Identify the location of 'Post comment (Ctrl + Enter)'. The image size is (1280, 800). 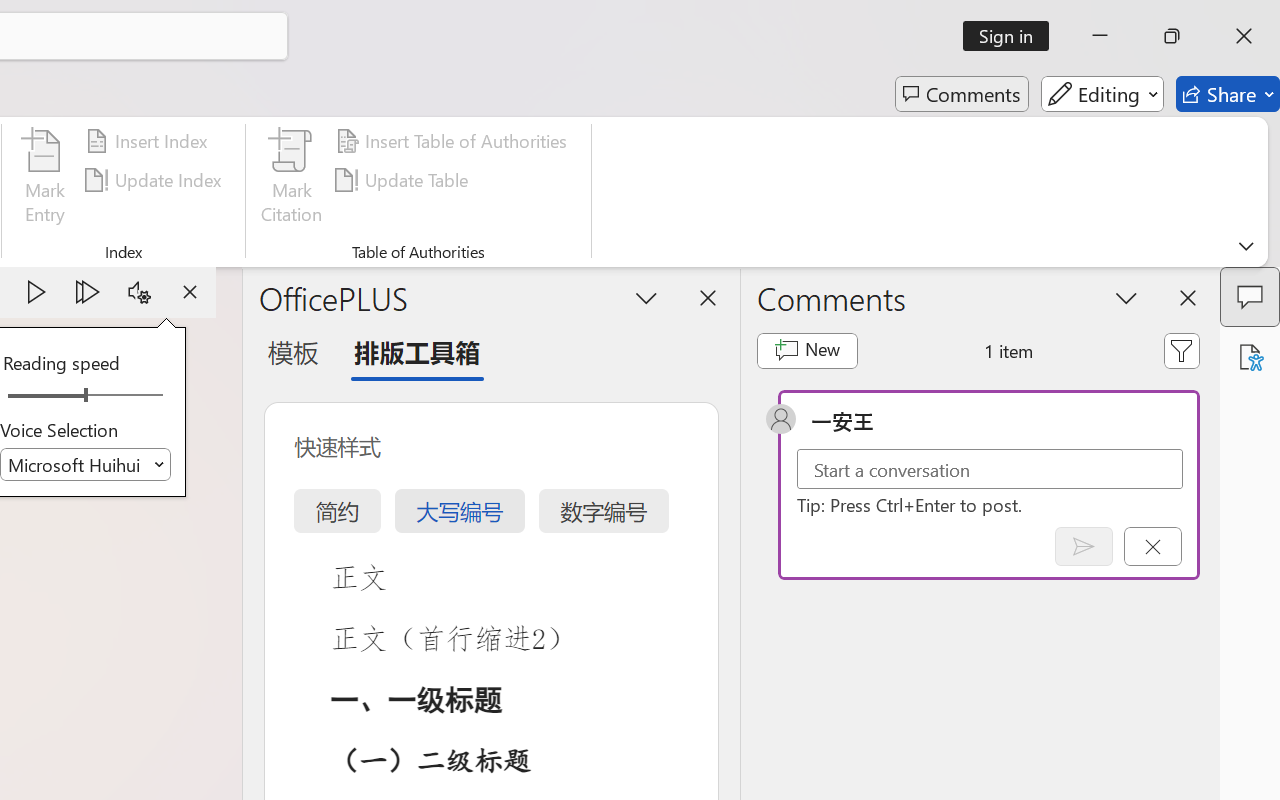
(1083, 546).